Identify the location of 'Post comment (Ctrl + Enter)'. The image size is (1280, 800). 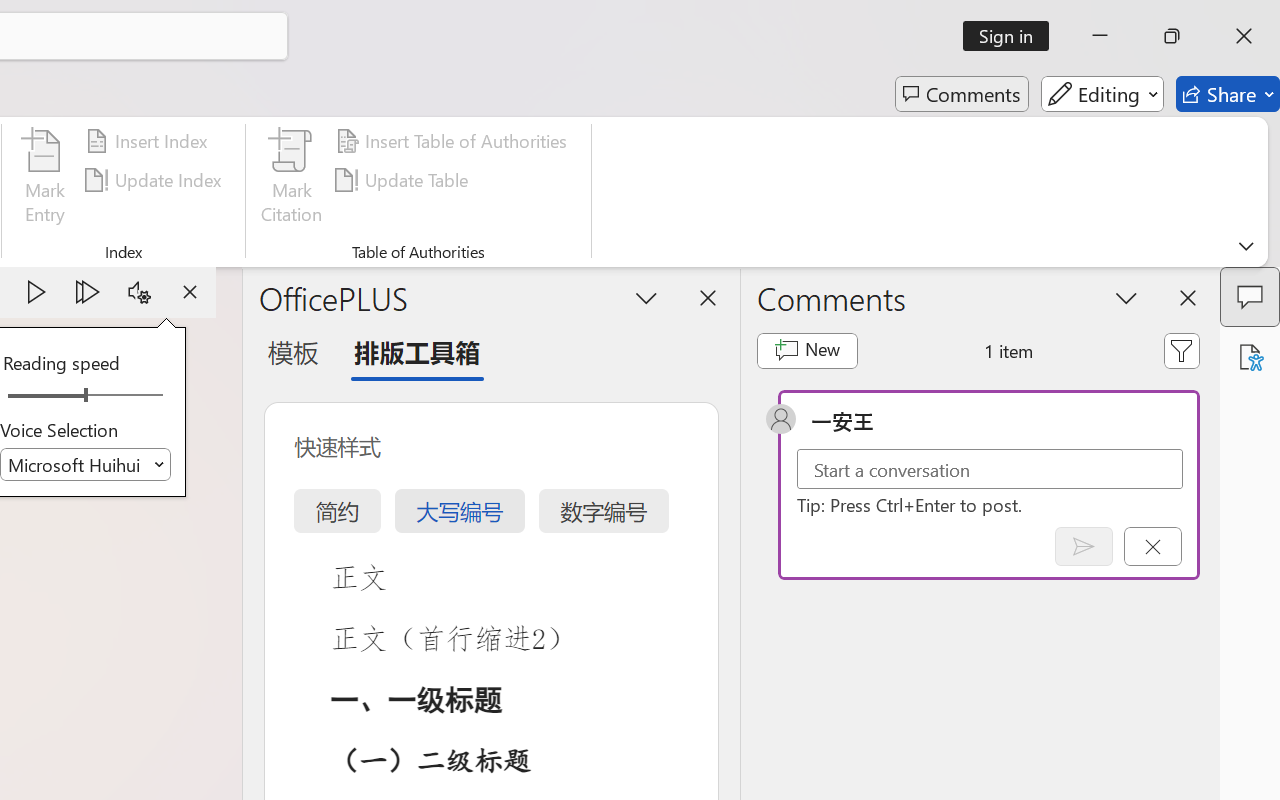
(1083, 546).